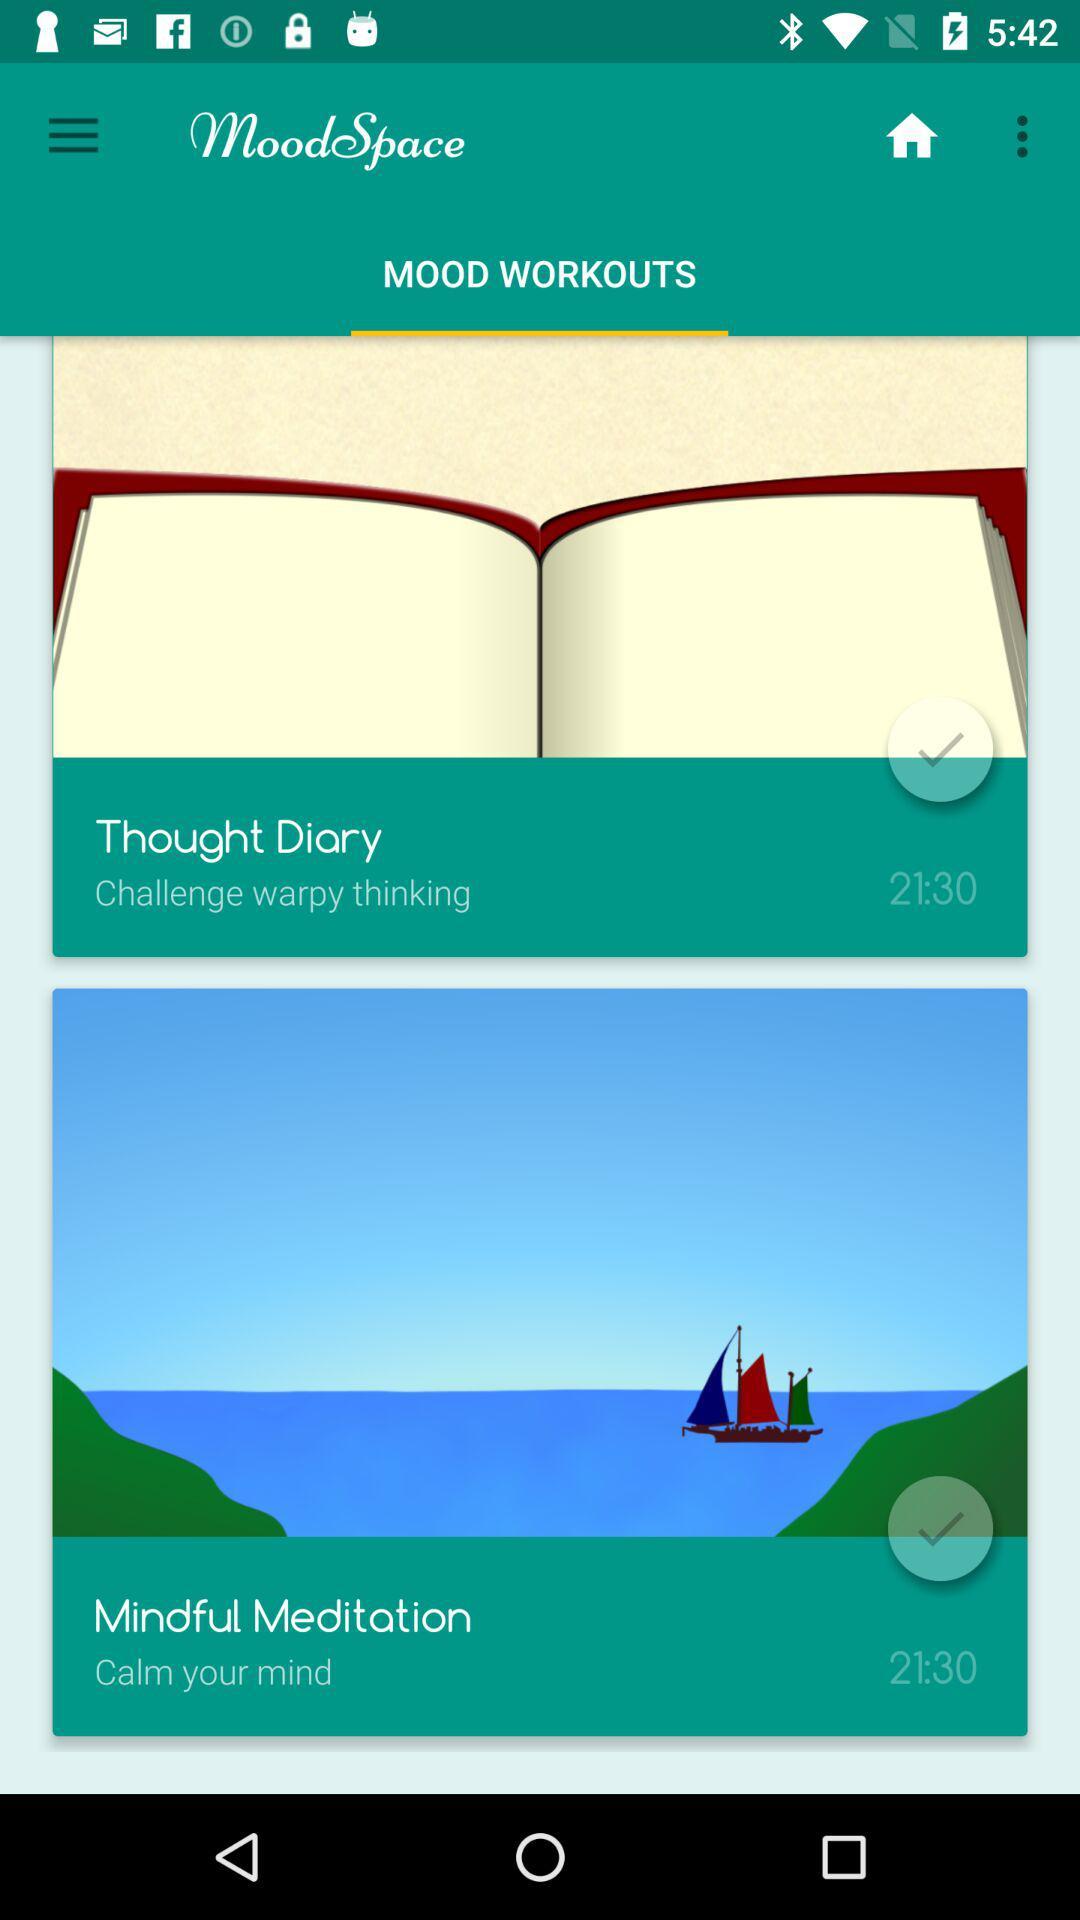 Image resolution: width=1080 pixels, height=1920 pixels. What do you see at coordinates (540, 1361) in the screenshot?
I see `the second option under mood workouts` at bounding box center [540, 1361].